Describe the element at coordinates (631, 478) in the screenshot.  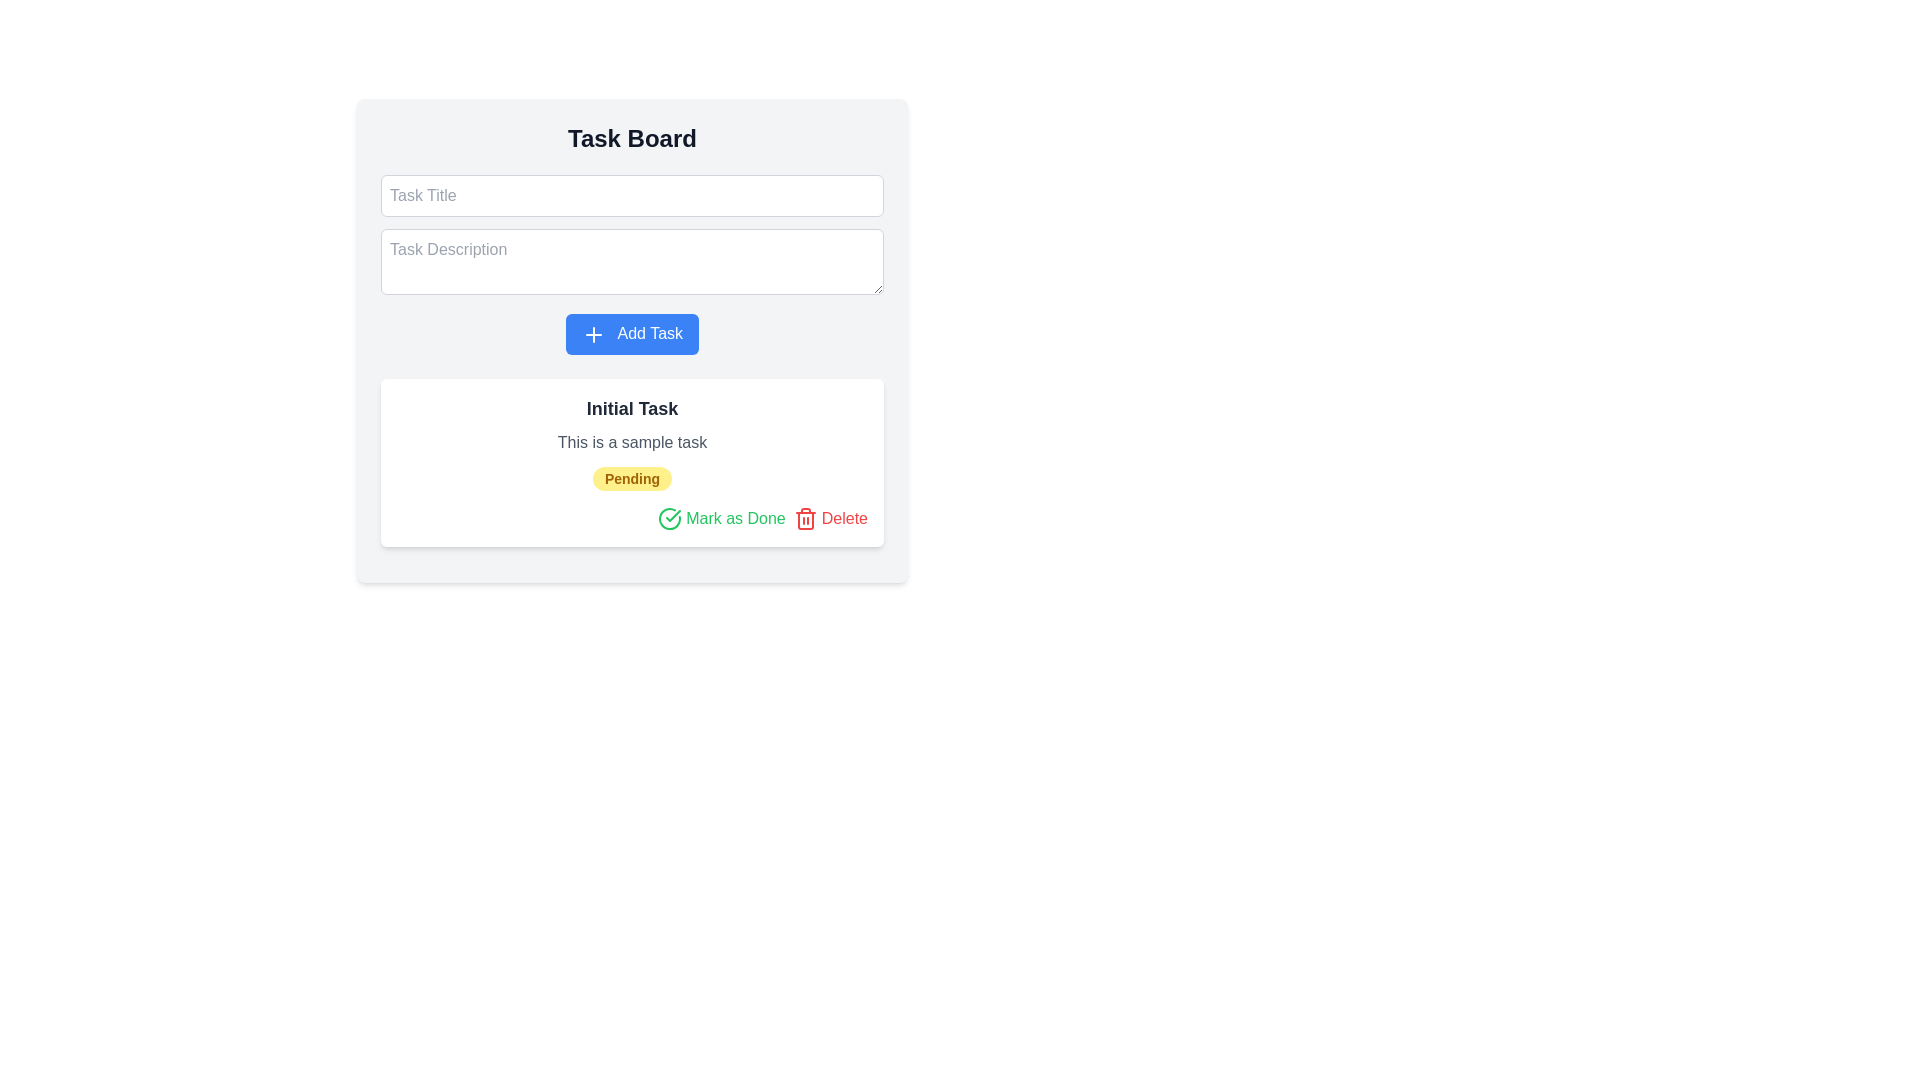
I see `the yellow badge labeled 'Pending' with rounded corners, located in the 'Initial Task' section, to the left of the 'Mark as Done' and 'Delete' buttons` at that location.